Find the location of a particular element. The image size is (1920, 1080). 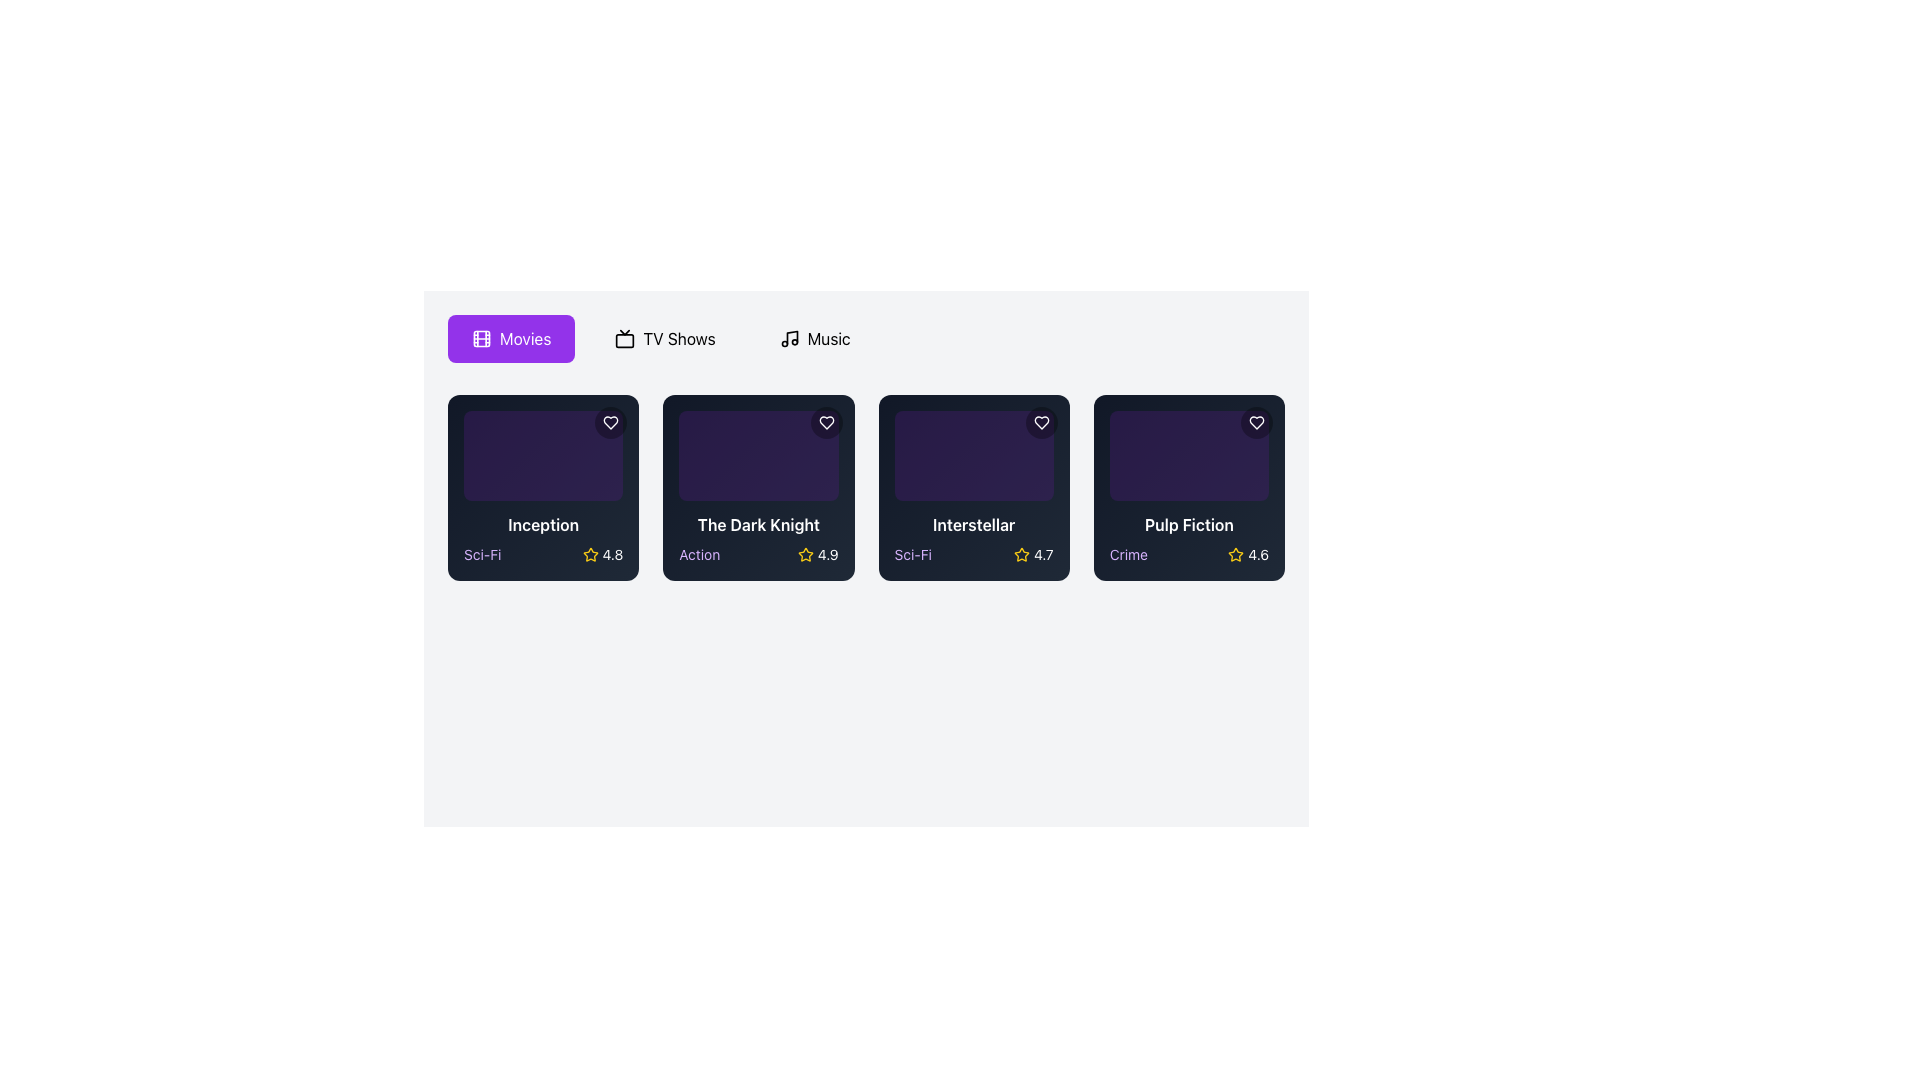

the favorite button for the movie 'Interstellar' located in the upper-right corner of its card is located at coordinates (1040, 422).